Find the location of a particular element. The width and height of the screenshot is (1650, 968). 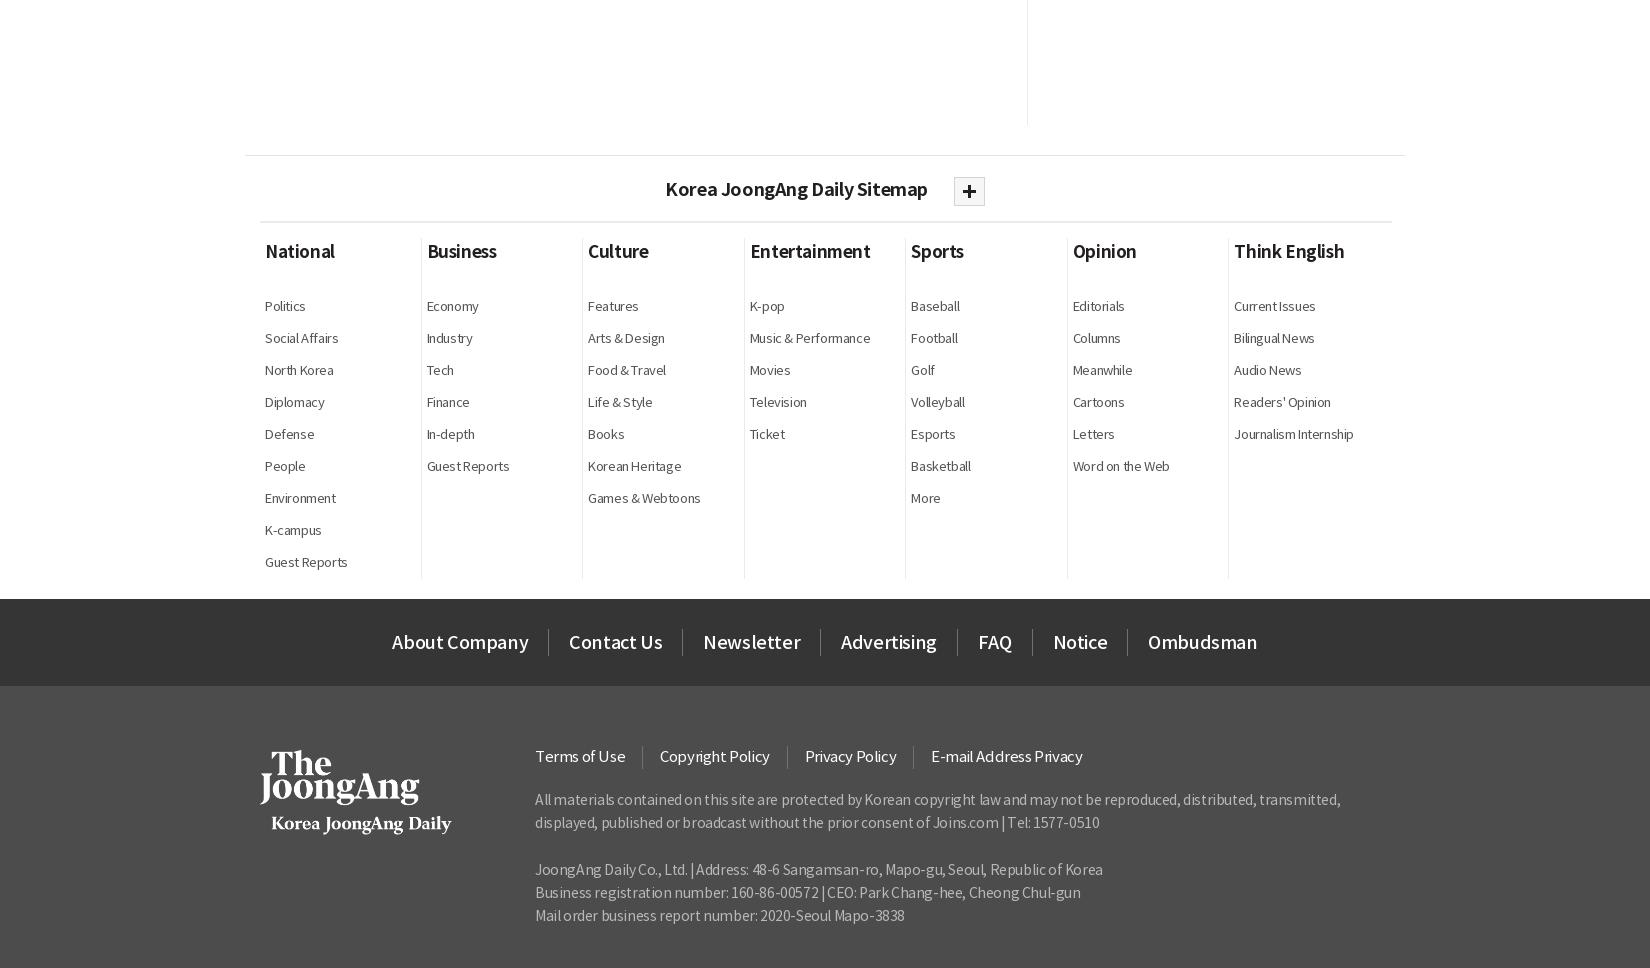

'Journalism Internship' is located at coordinates (1292, 434).